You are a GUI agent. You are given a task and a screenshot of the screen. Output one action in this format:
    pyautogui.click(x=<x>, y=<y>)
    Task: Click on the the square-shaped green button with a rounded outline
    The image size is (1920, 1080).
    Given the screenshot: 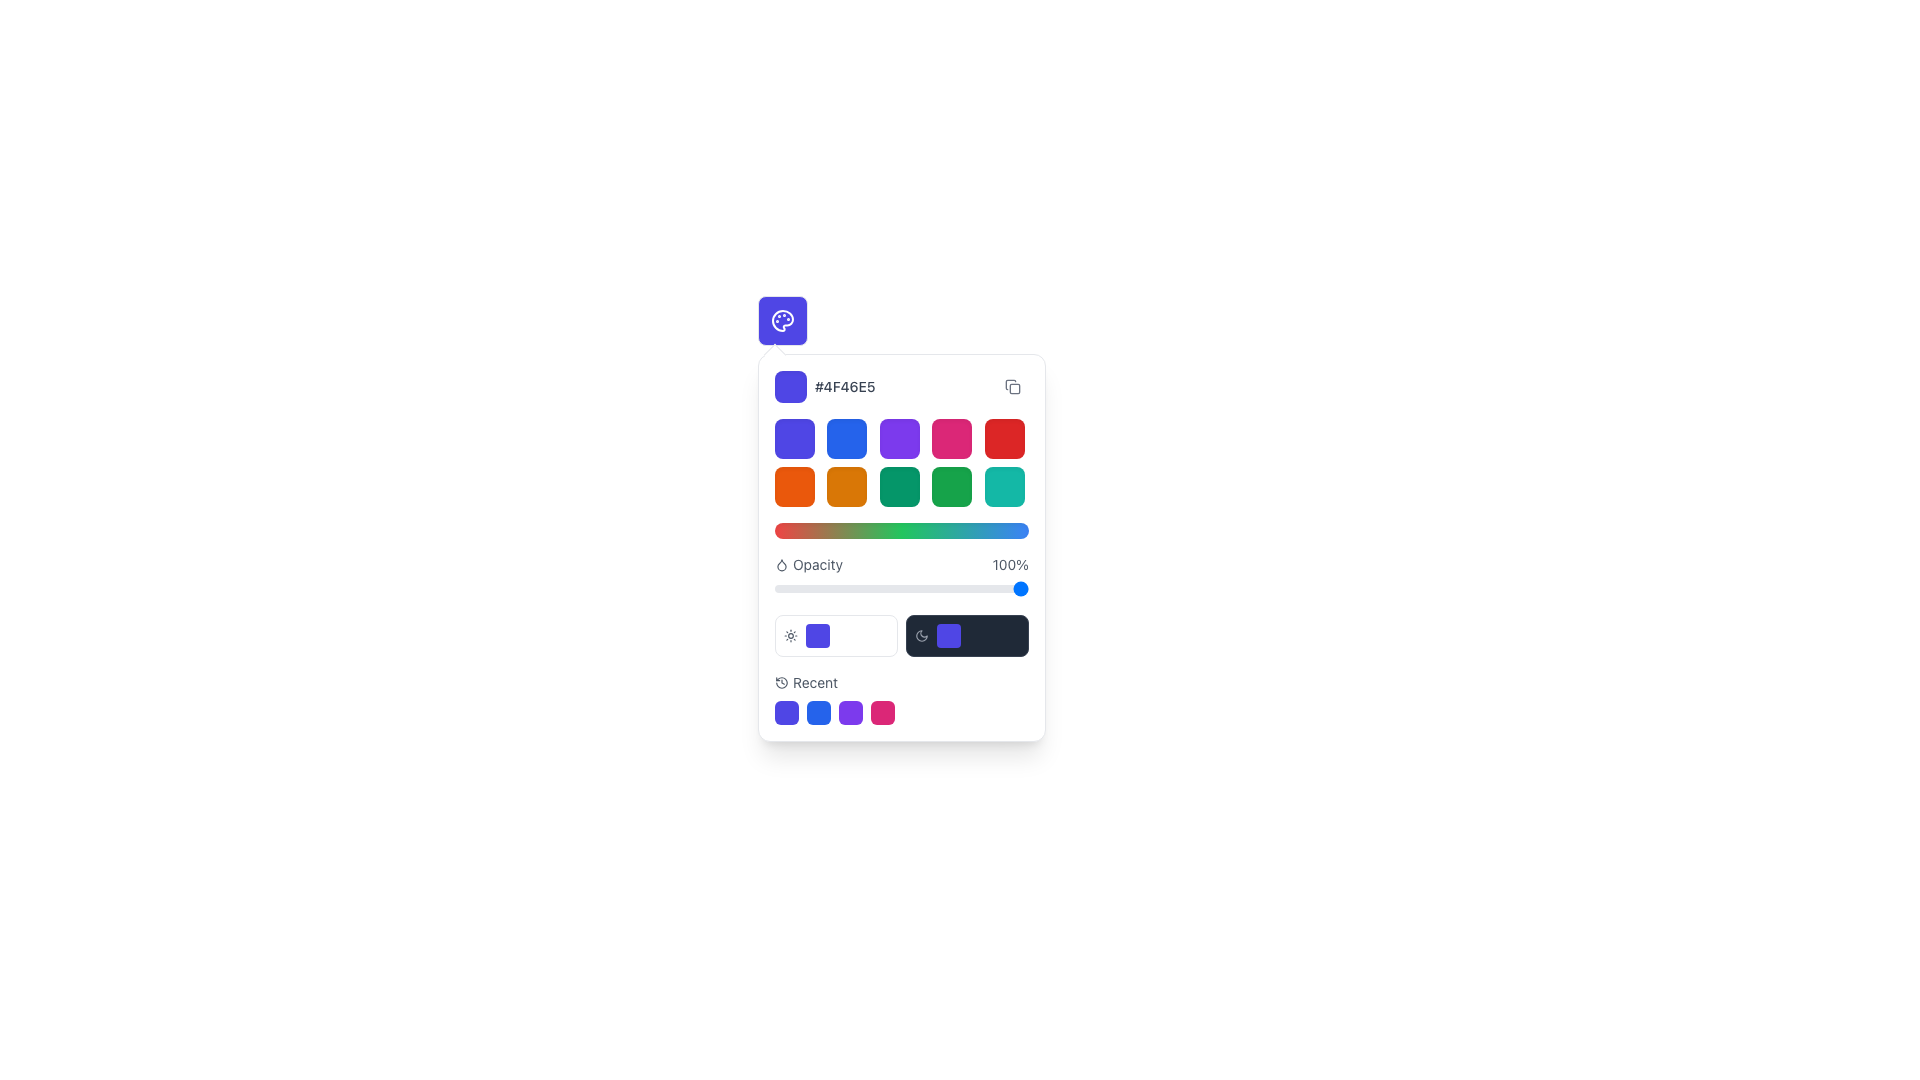 What is the action you would take?
    pyautogui.click(x=951, y=486)
    